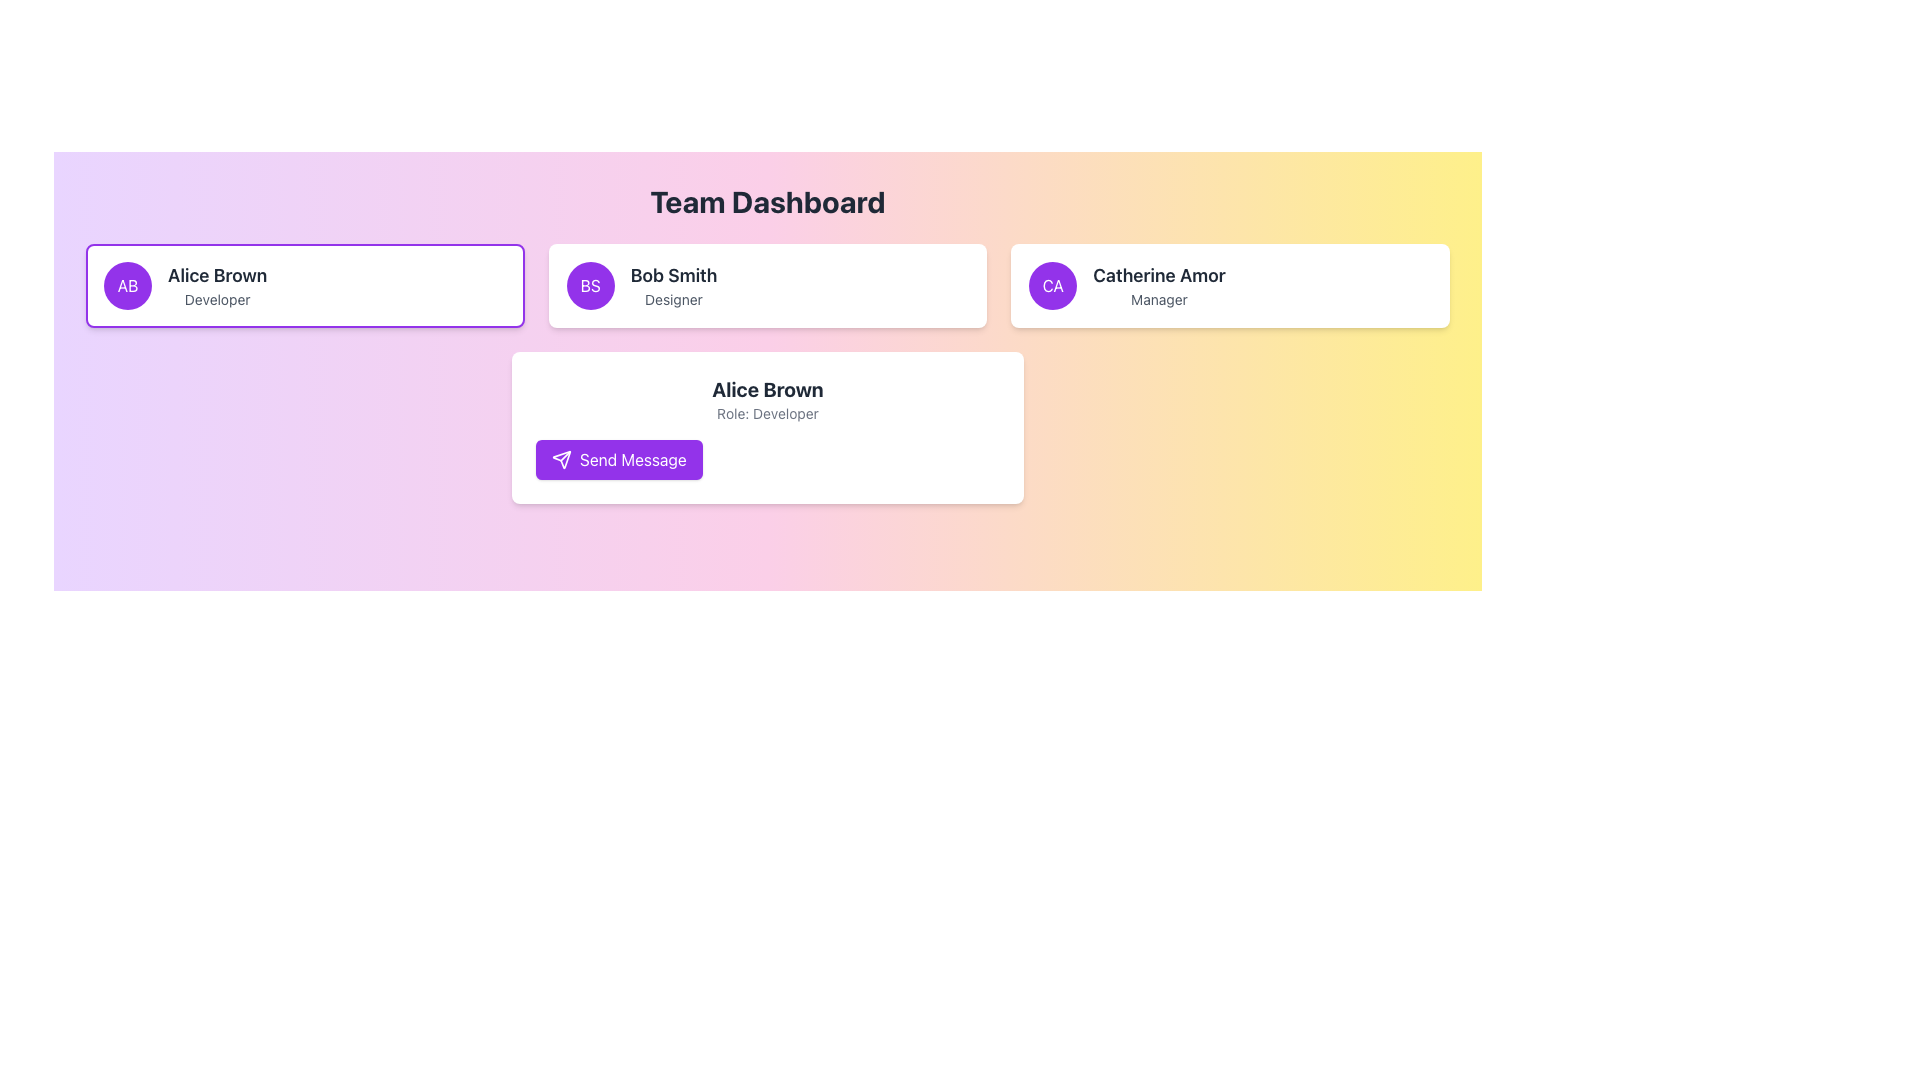 Image resolution: width=1920 pixels, height=1080 pixels. Describe the element at coordinates (1229, 285) in the screenshot. I see `the user profile card displaying information about a team member, located in the top-right section of the interface, specifically the third card in the row after Bob Smith` at that location.